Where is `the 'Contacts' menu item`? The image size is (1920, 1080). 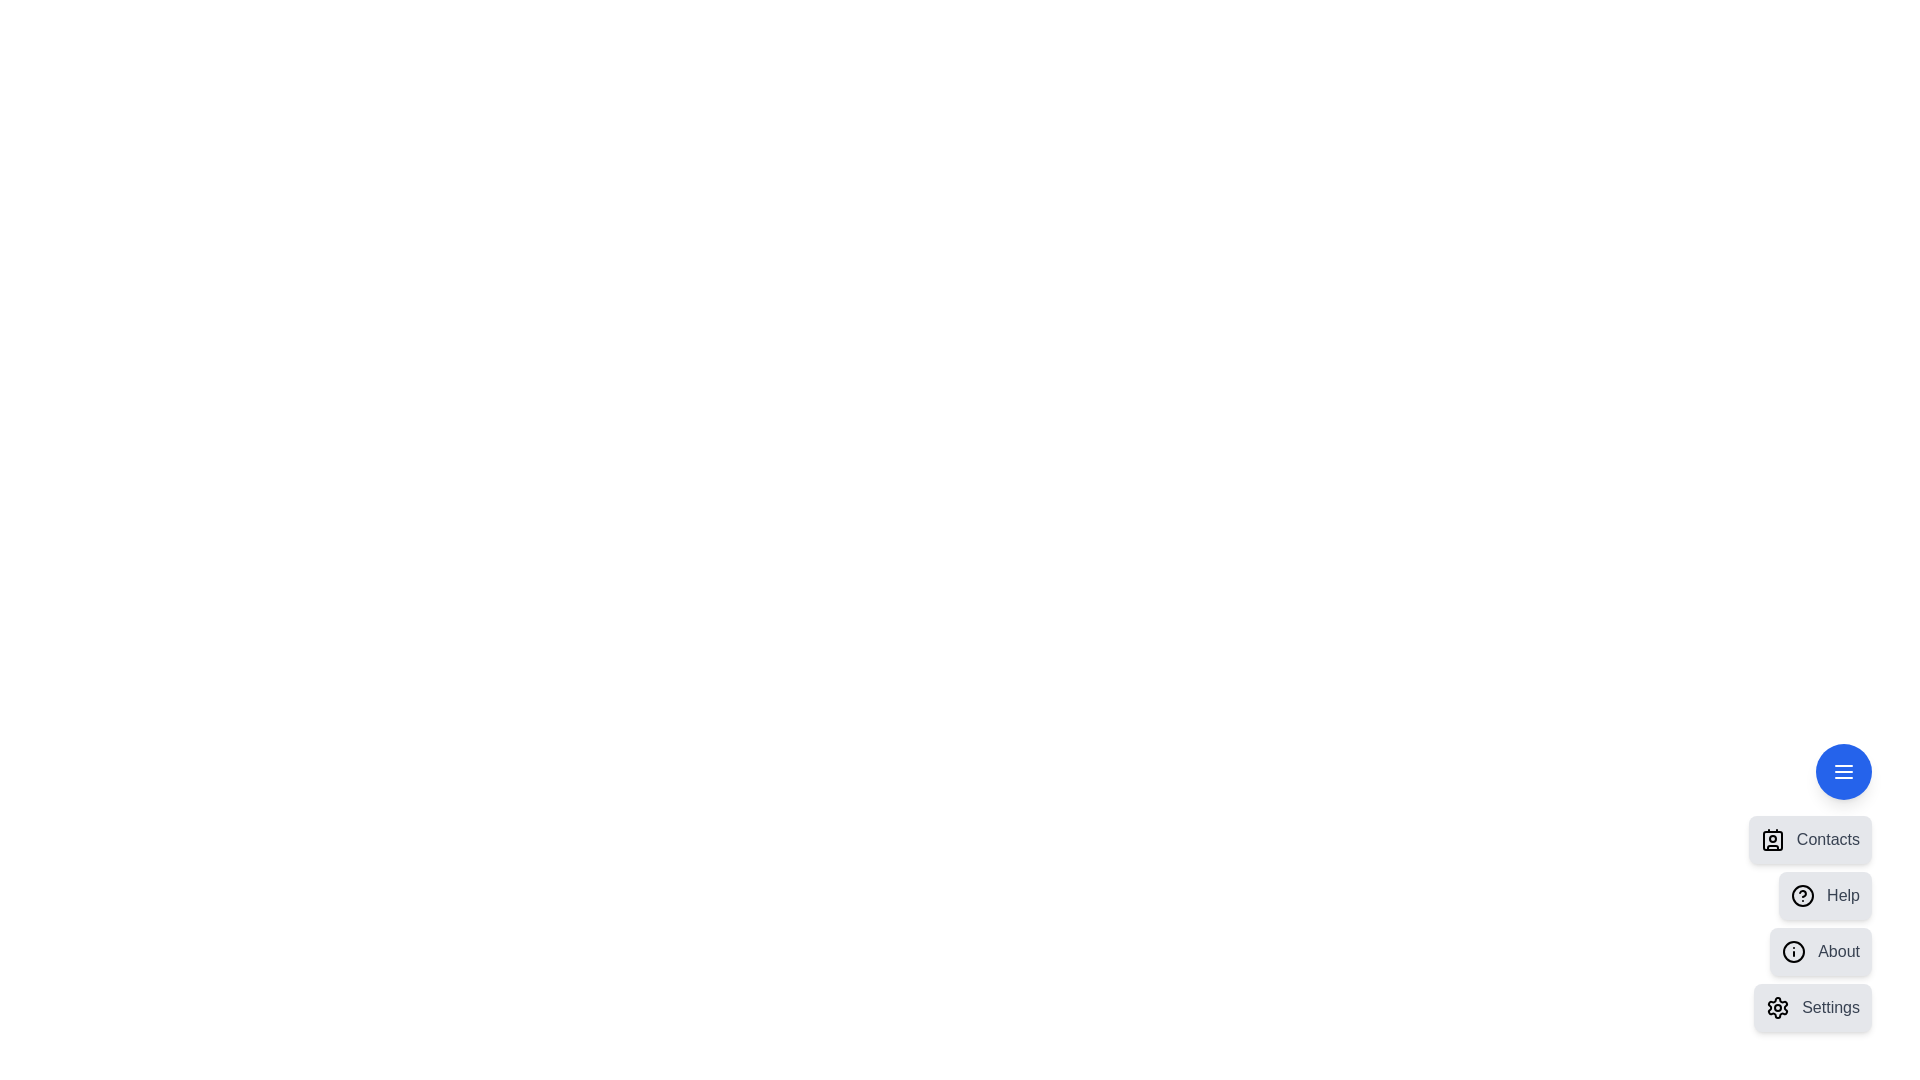 the 'Contacts' menu item is located at coordinates (1809, 840).